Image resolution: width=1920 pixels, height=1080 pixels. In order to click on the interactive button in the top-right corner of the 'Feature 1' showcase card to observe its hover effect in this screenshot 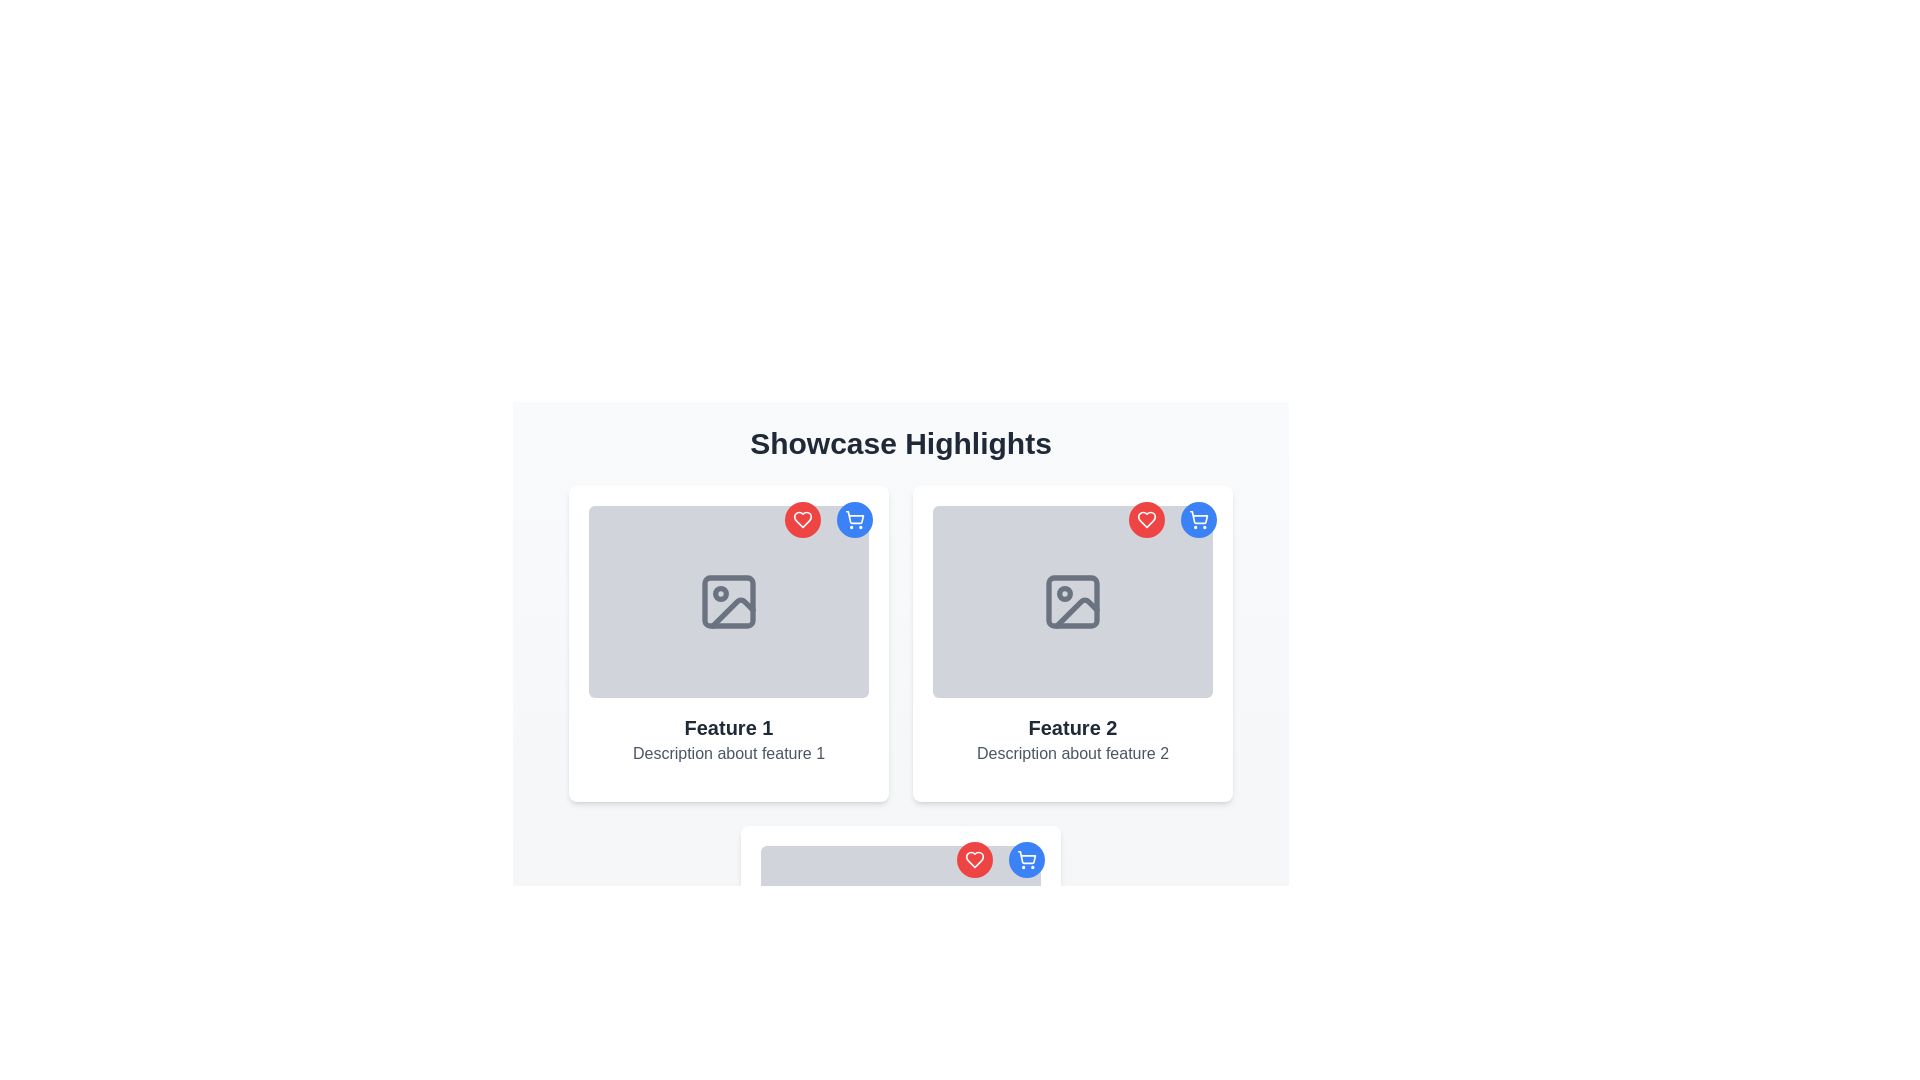, I will do `click(854, 519)`.